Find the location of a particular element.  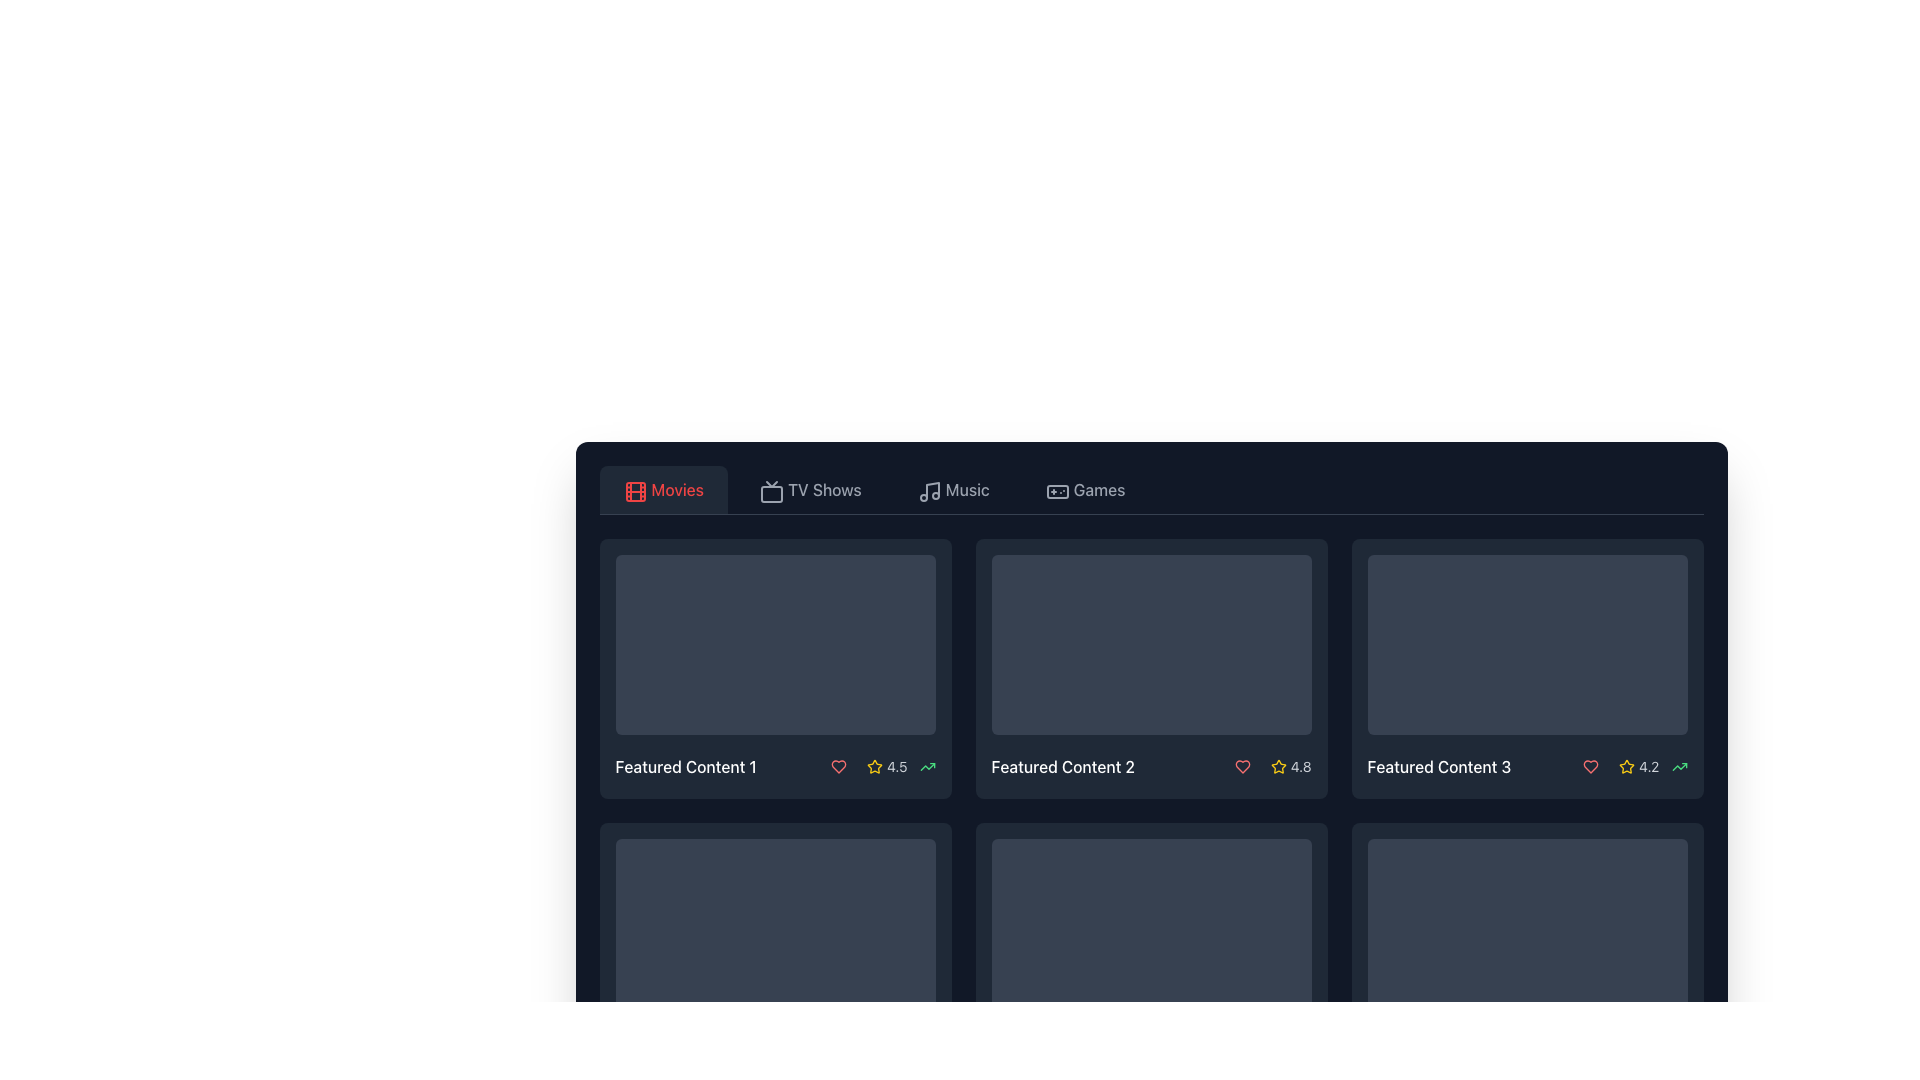

the 'Movies' text label in the horizontal navigation bar is located at coordinates (677, 489).